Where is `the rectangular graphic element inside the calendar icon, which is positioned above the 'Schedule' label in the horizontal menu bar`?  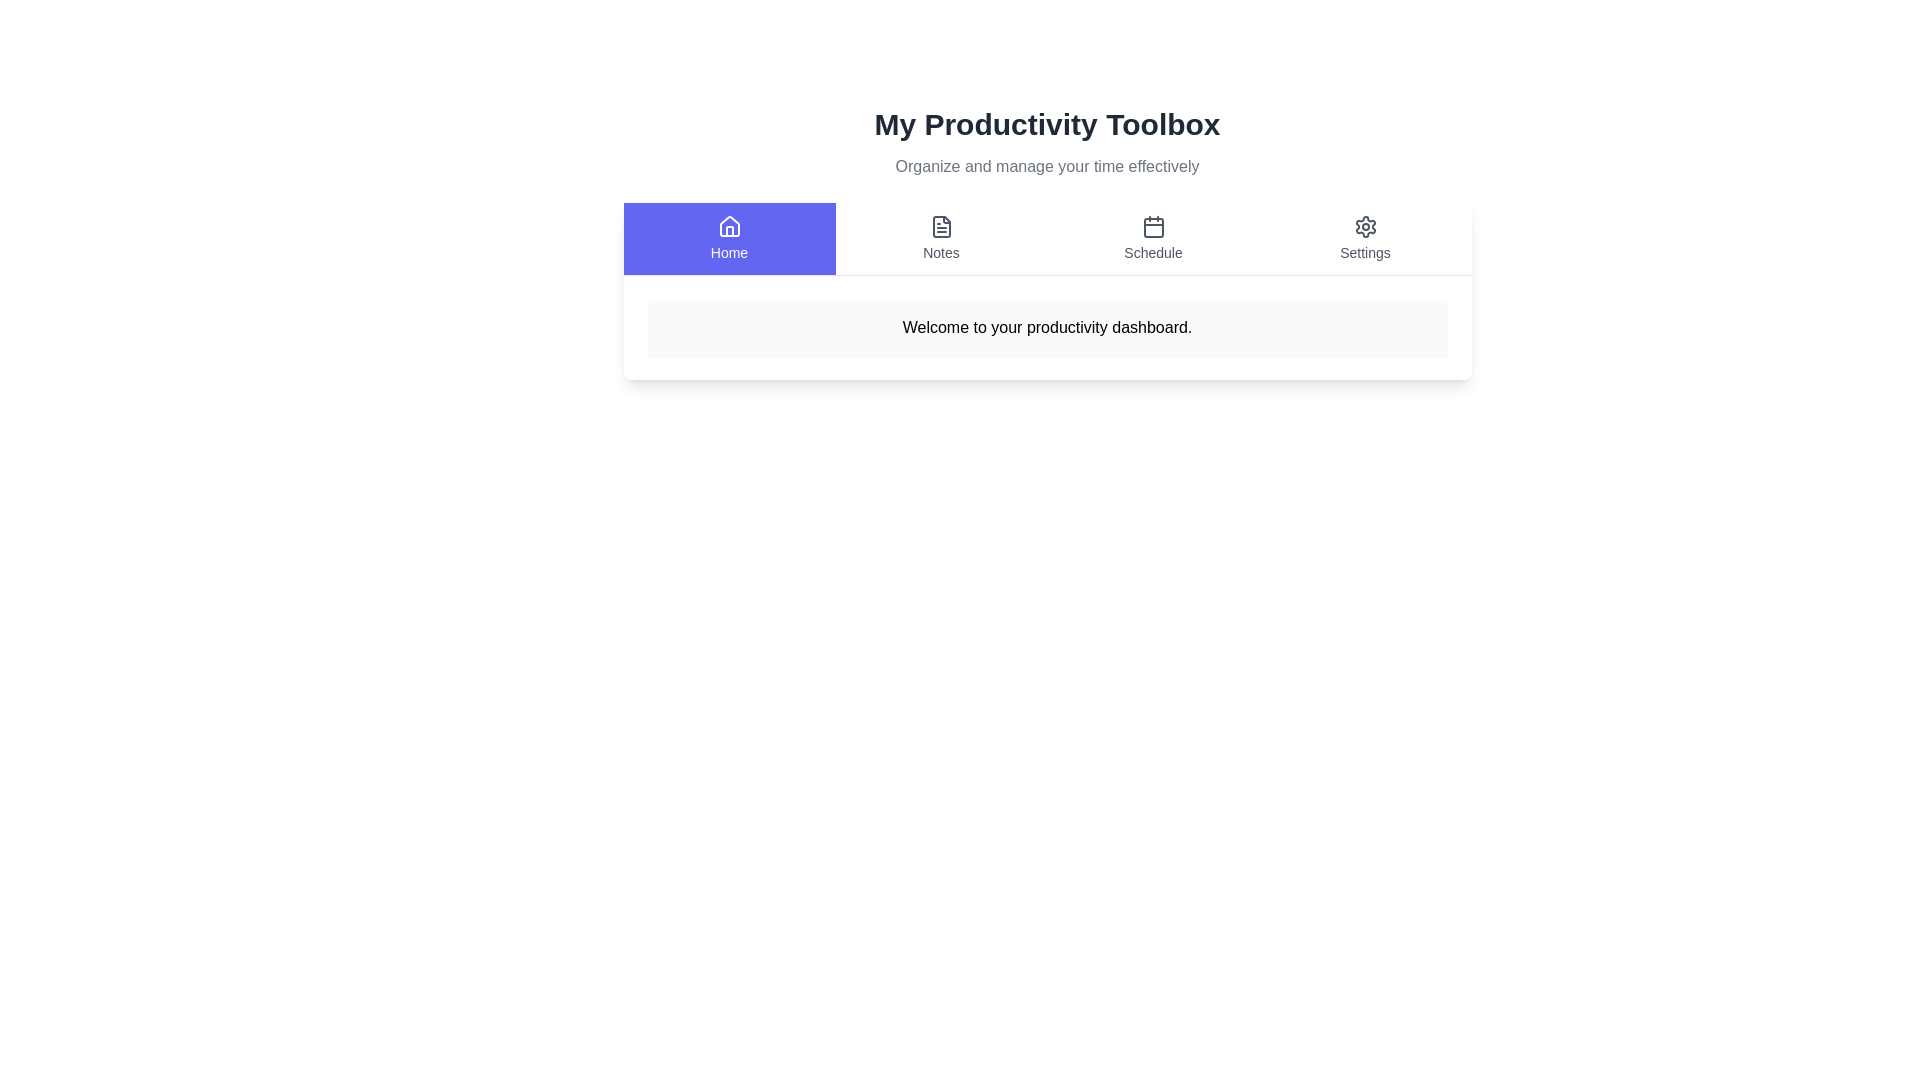 the rectangular graphic element inside the calendar icon, which is positioned above the 'Schedule' label in the horizontal menu bar is located at coordinates (1153, 226).